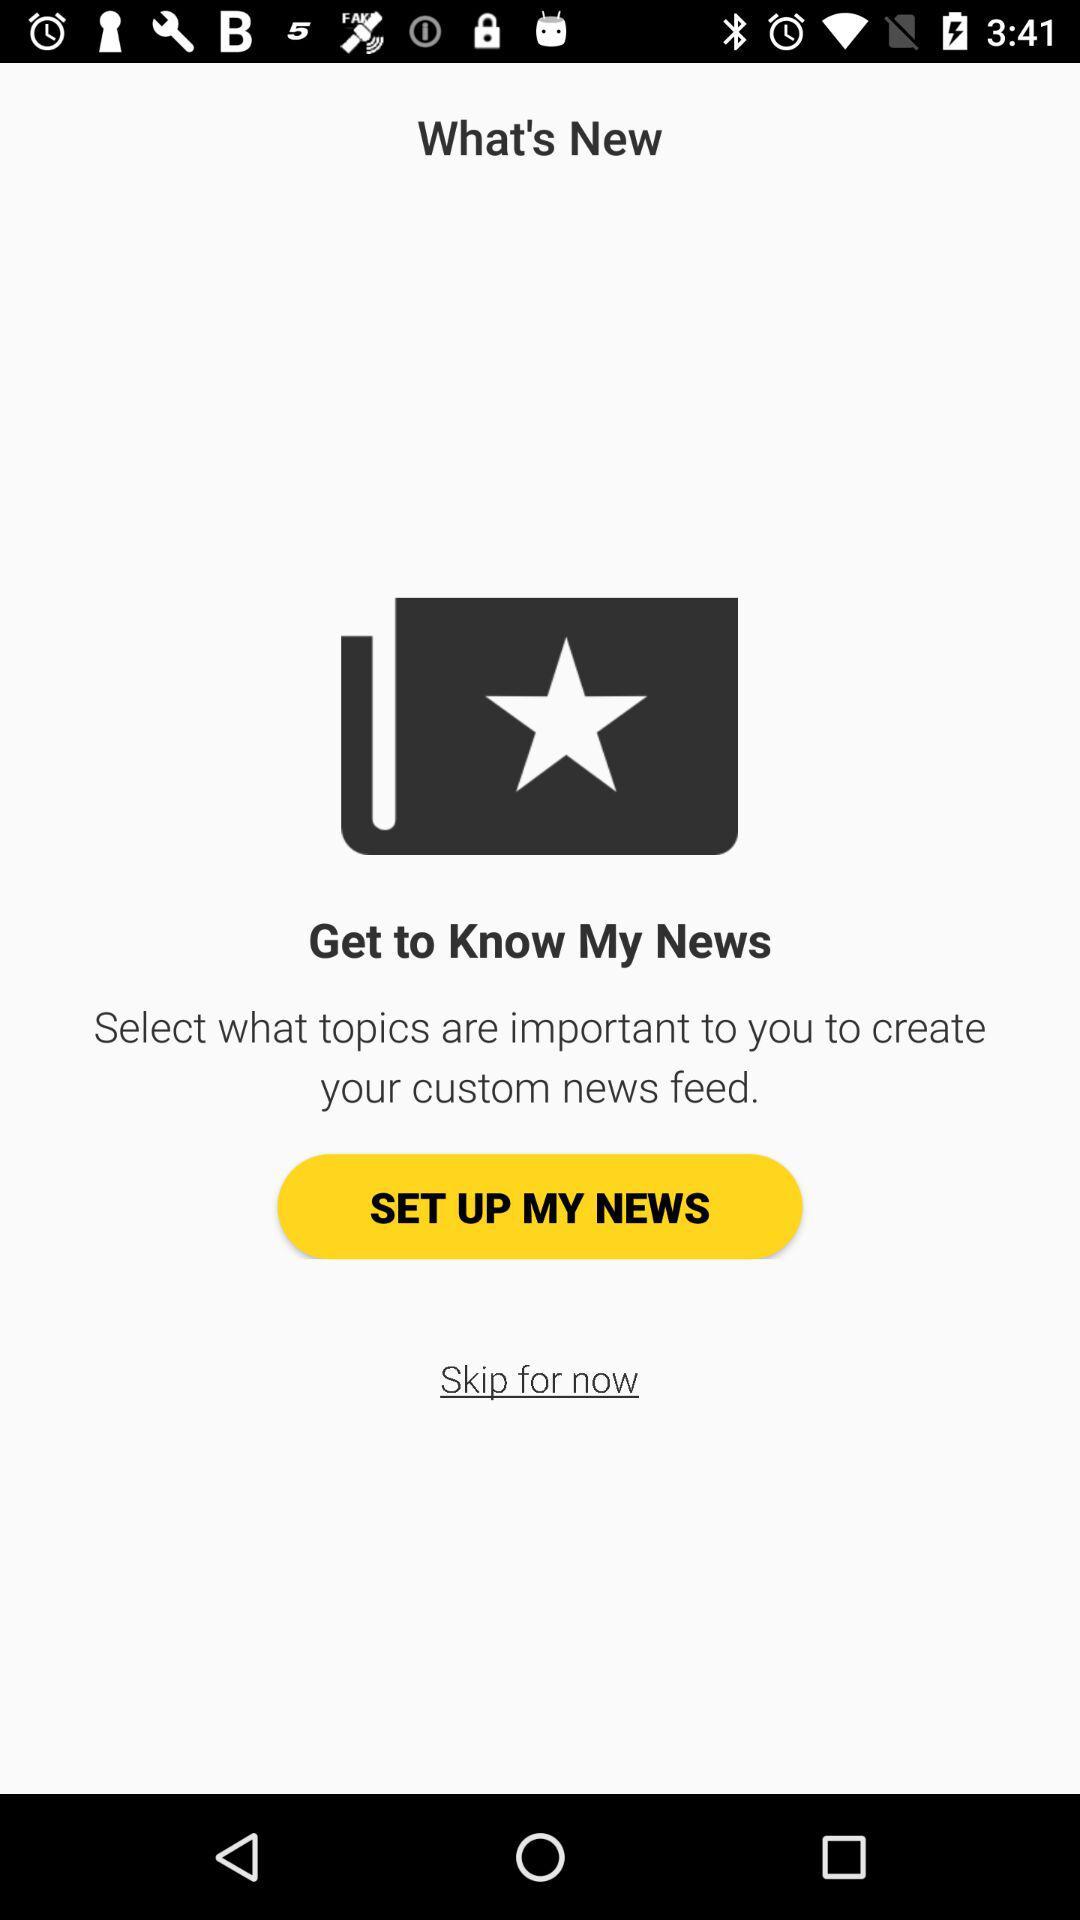 This screenshot has height=1920, width=1080. Describe the element at coordinates (538, 1377) in the screenshot. I see `the button below the set up my` at that location.